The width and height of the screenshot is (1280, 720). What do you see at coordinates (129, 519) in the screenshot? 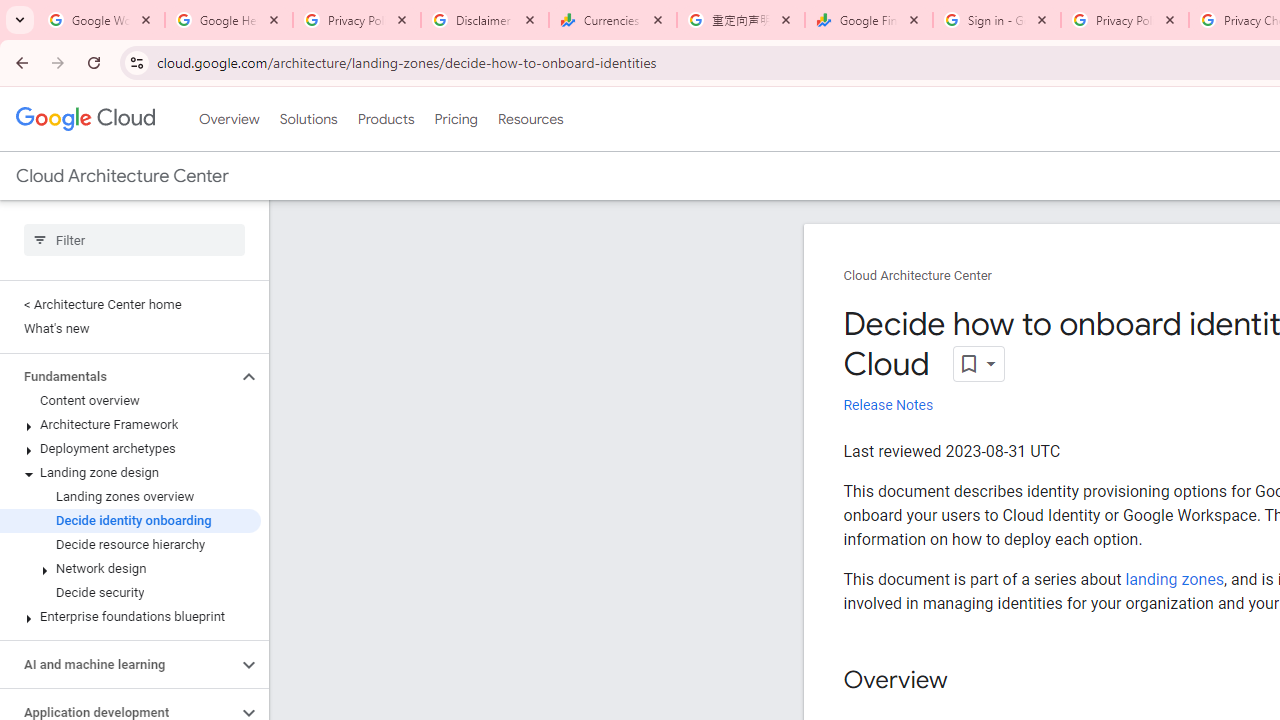
I see `'Decide identity onboarding'` at bounding box center [129, 519].